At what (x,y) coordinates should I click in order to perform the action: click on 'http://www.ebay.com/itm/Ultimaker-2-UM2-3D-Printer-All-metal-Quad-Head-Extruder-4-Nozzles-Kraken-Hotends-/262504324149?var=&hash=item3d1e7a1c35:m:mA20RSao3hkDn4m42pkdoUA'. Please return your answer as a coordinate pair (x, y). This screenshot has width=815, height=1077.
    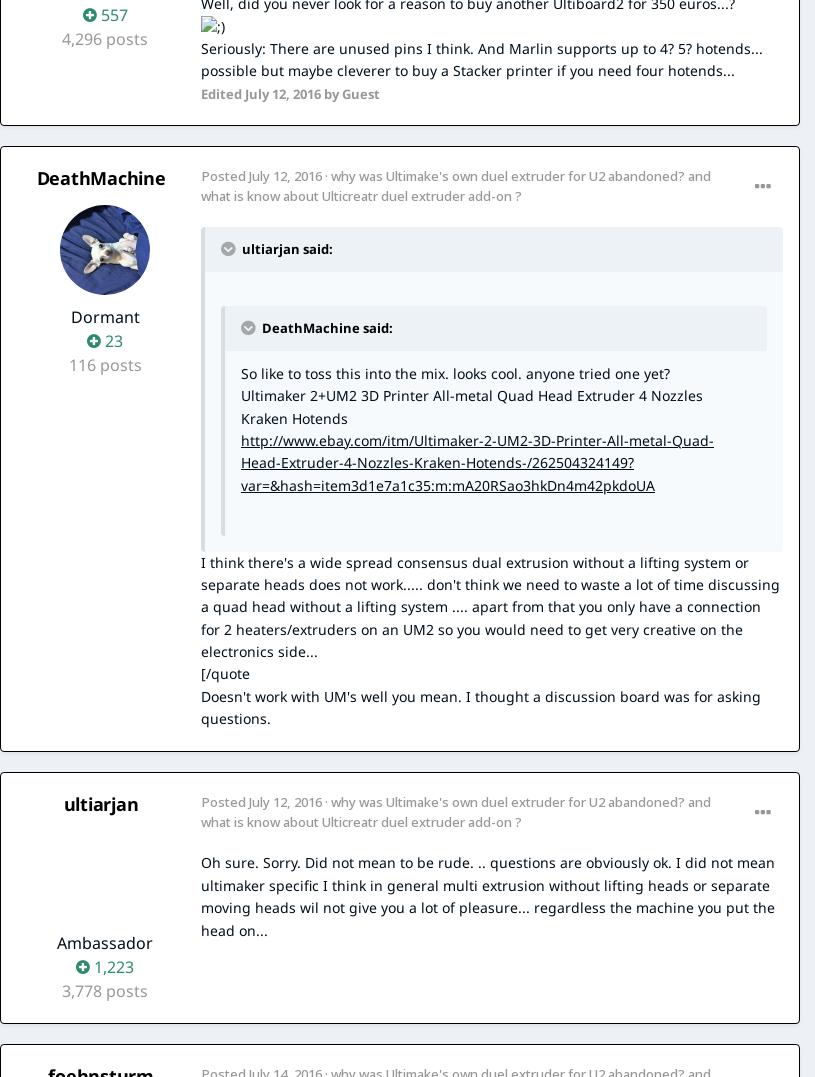
    Looking at the image, I should click on (477, 462).